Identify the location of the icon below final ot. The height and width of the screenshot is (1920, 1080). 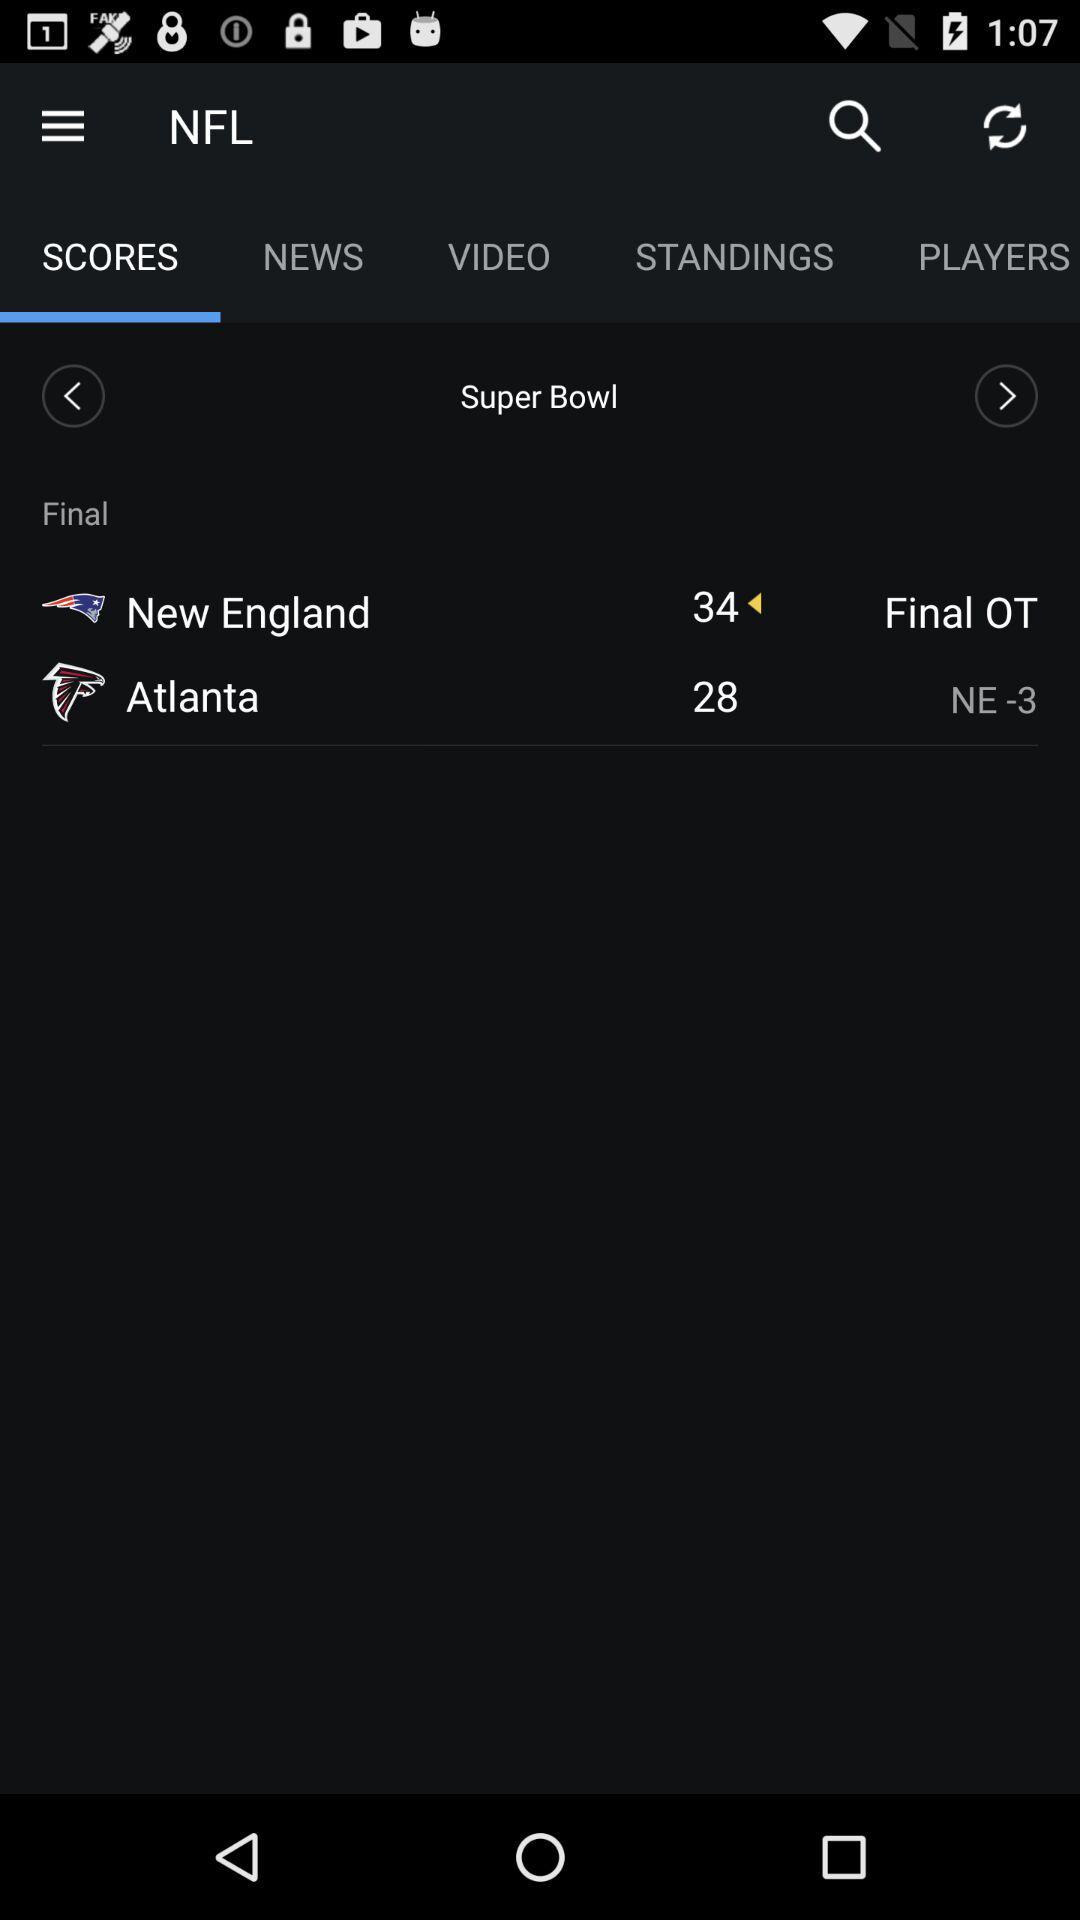
(901, 699).